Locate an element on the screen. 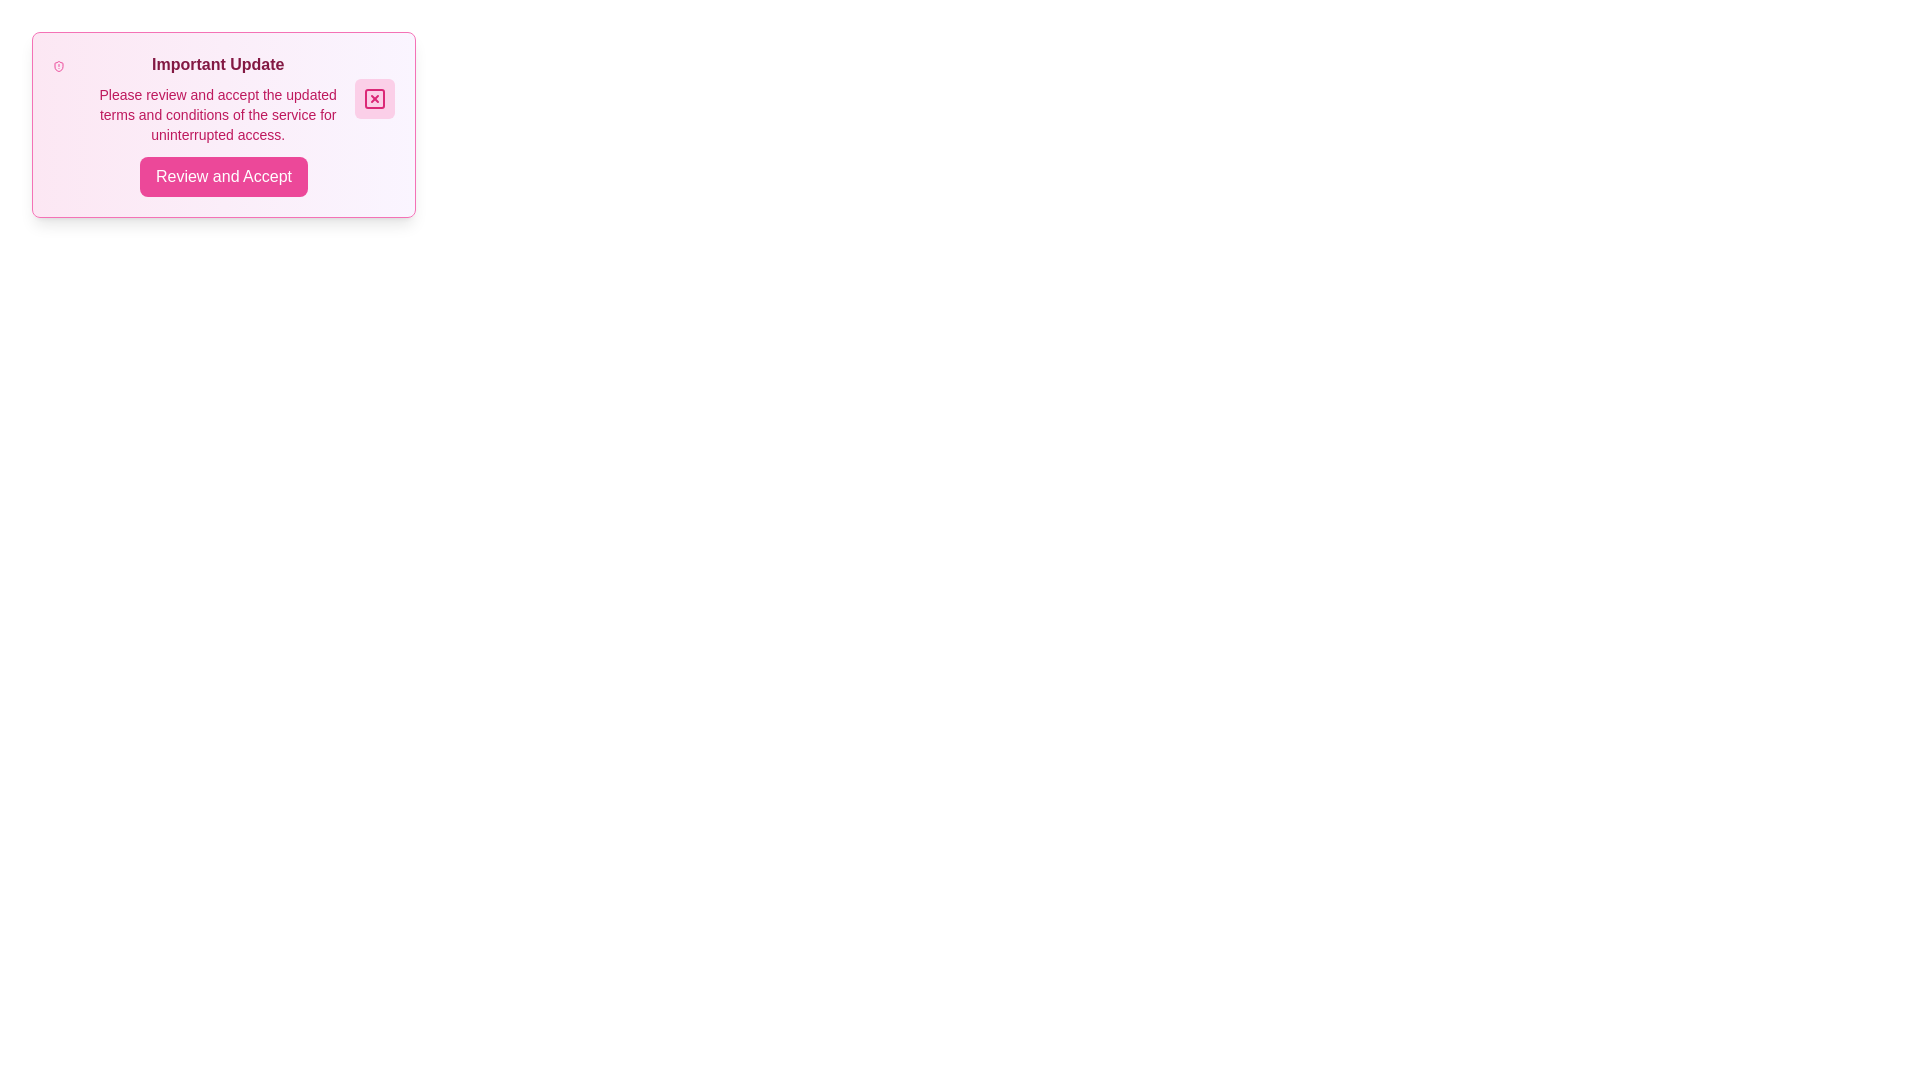 This screenshot has width=1920, height=1080. the close button located at the top-right corner of the pink notification card is located at coordinates (374, 99).